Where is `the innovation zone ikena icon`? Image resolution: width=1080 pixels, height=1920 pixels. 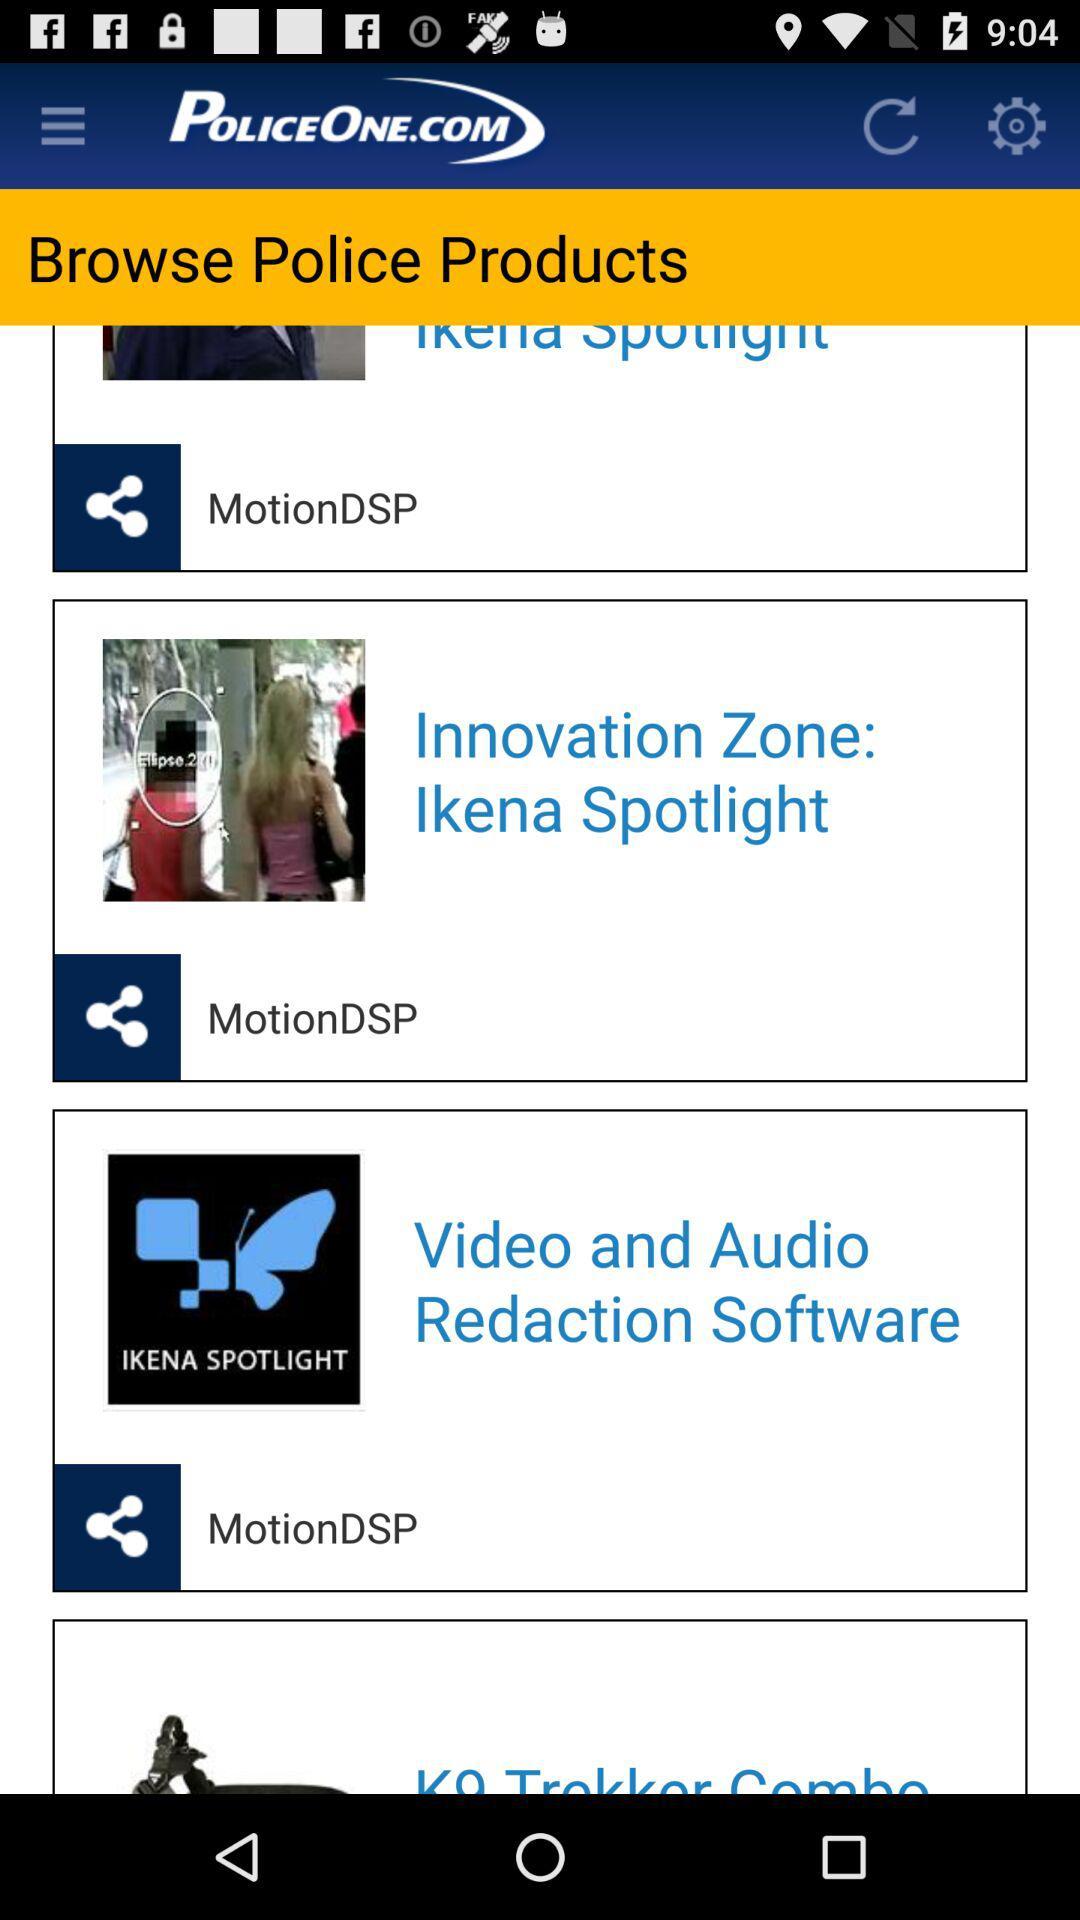
the innovation zone ikena icon is located at coordinates (692, 769).